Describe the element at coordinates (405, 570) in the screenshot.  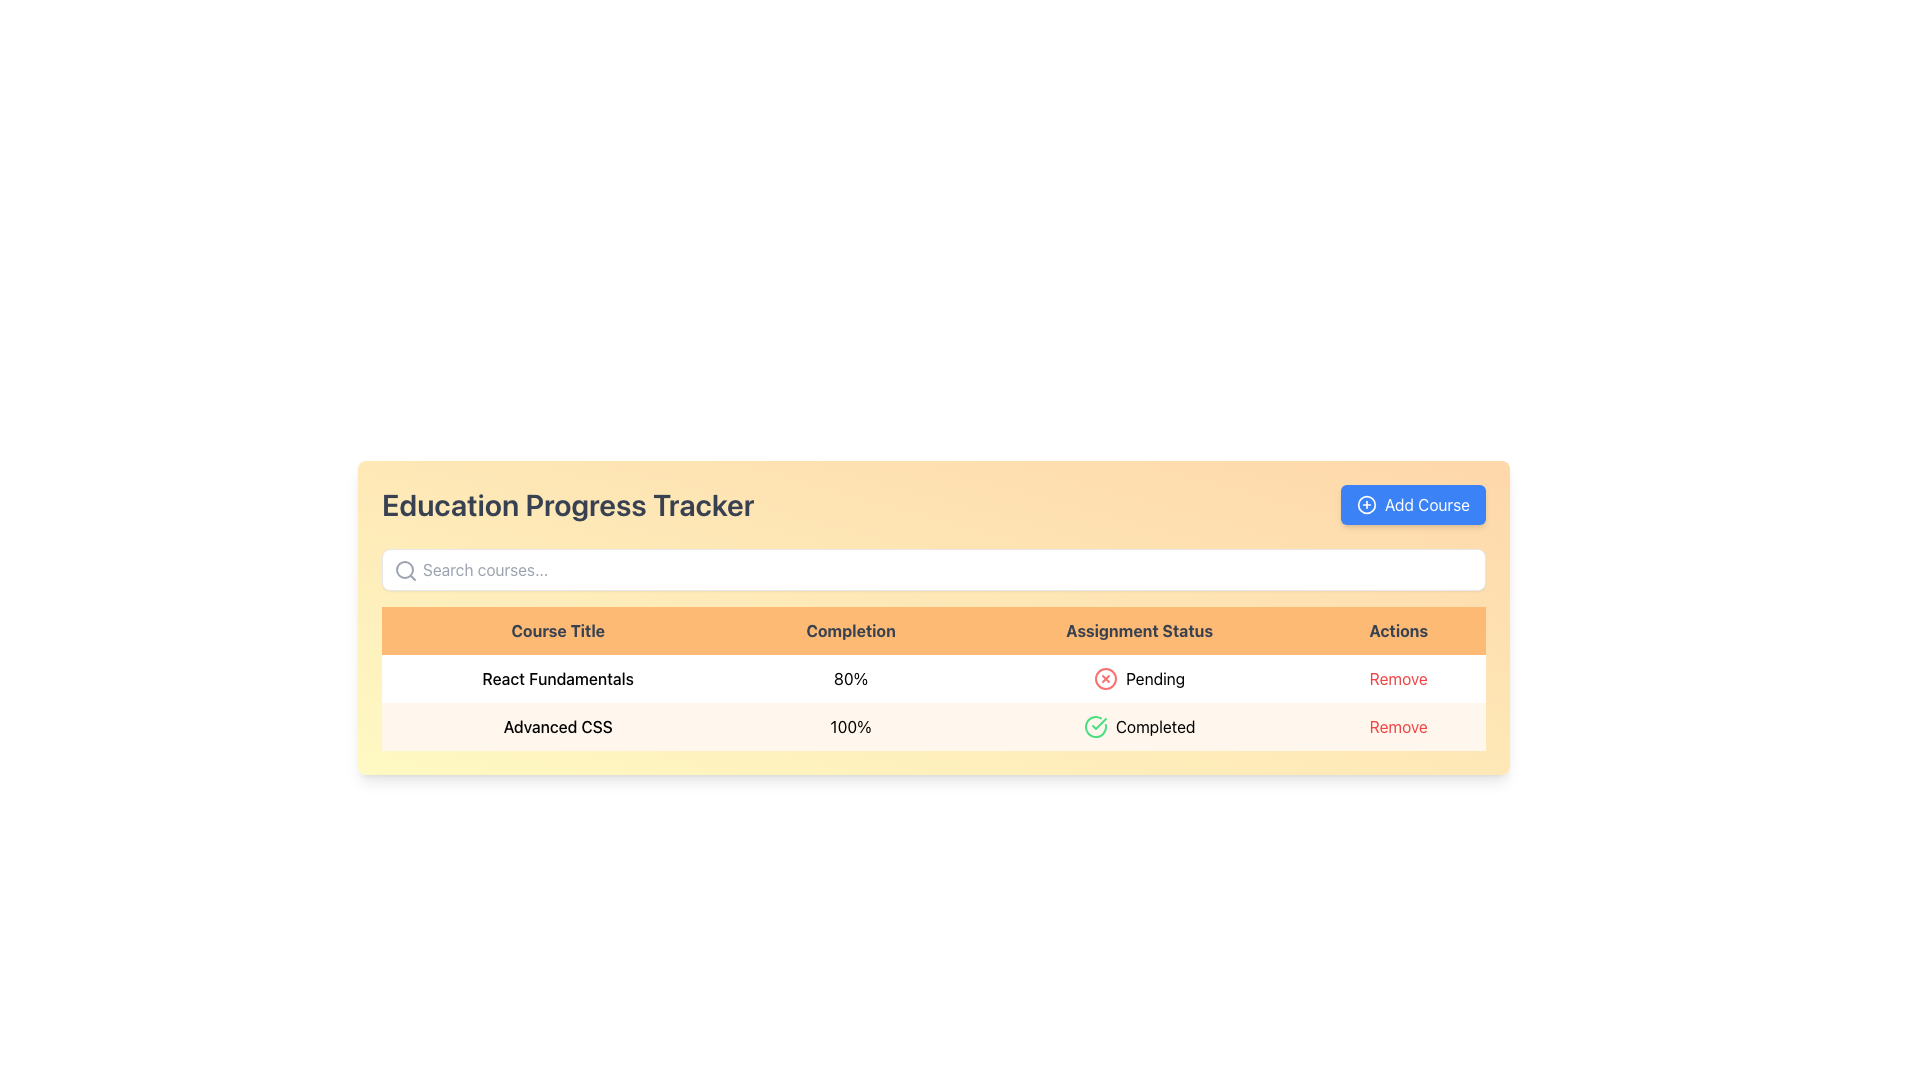
I see `the magnifying glass icon, which is a gray vector graphic located to the left of the 'Search courses...' placeholder text in the search bar above the table` at that location.